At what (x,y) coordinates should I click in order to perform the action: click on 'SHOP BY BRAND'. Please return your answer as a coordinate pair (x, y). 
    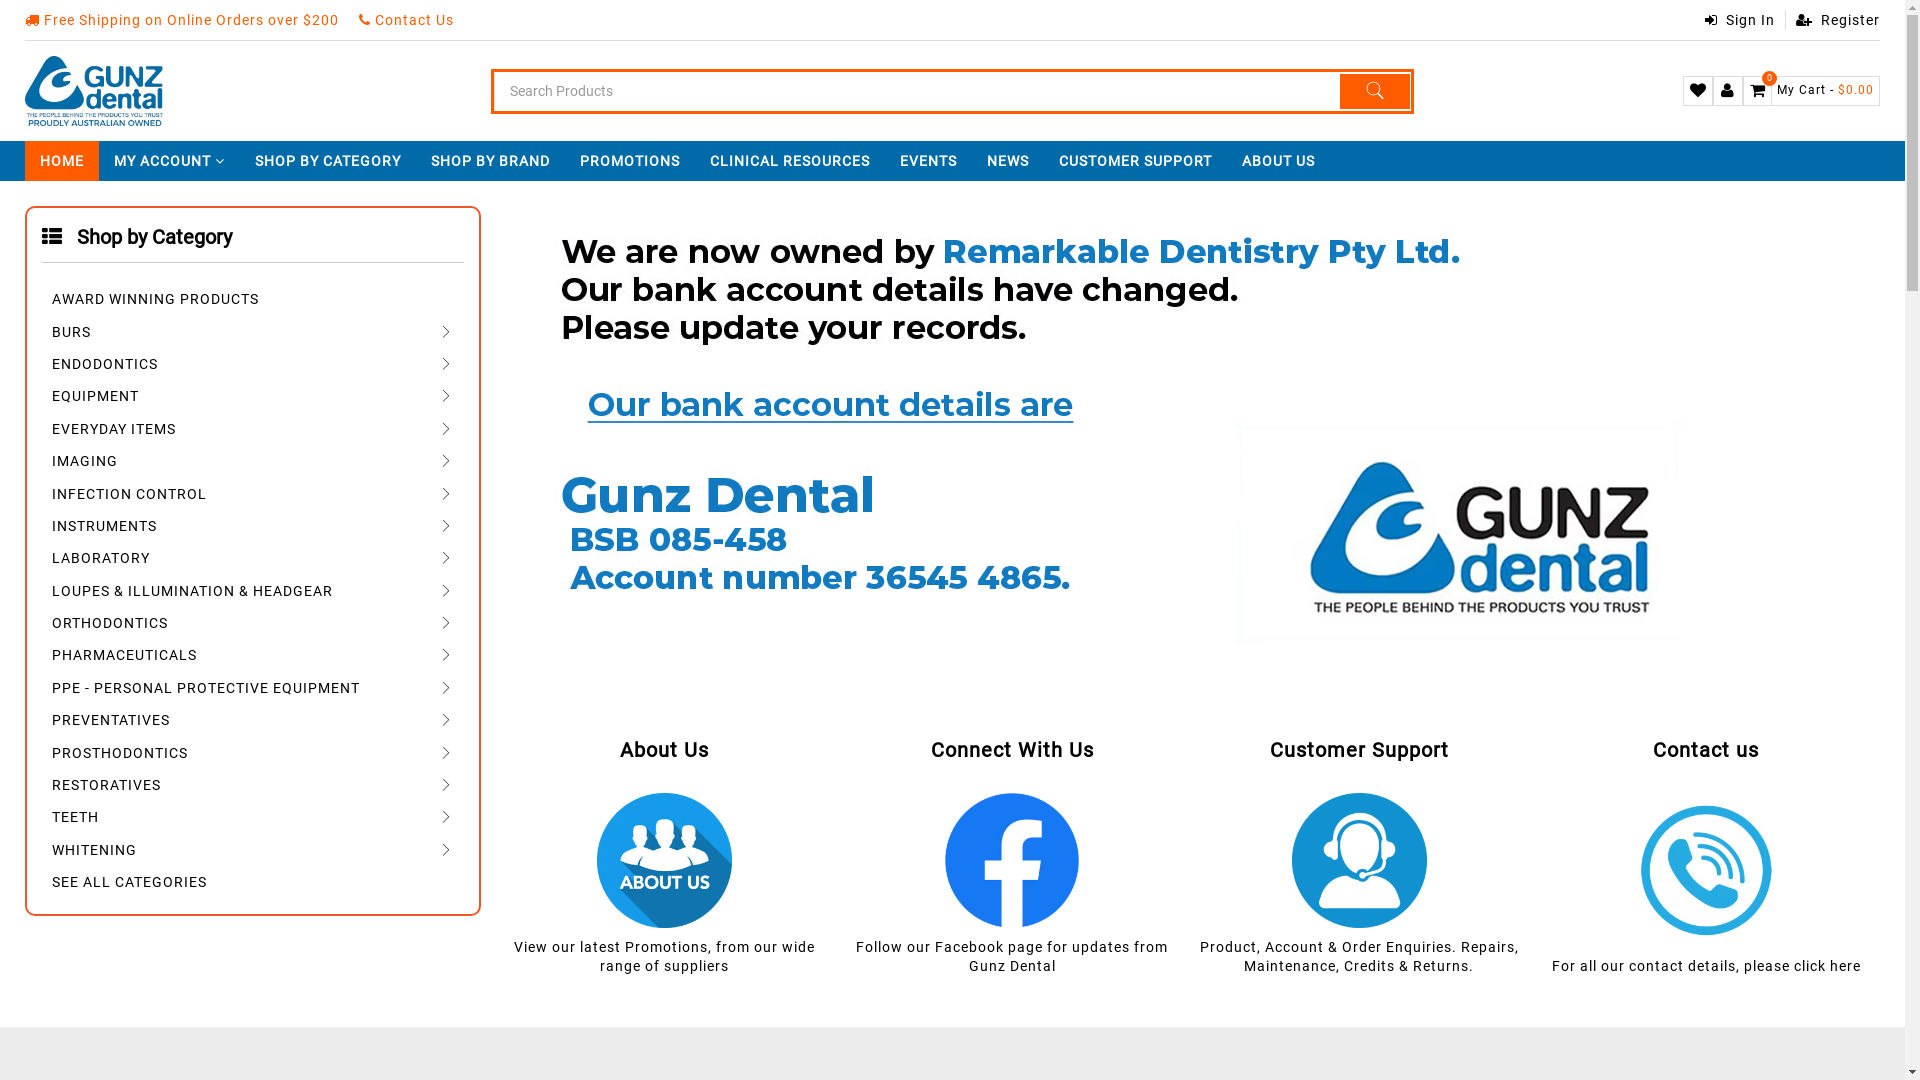
    Looking at the image, I should click on (415, 160).